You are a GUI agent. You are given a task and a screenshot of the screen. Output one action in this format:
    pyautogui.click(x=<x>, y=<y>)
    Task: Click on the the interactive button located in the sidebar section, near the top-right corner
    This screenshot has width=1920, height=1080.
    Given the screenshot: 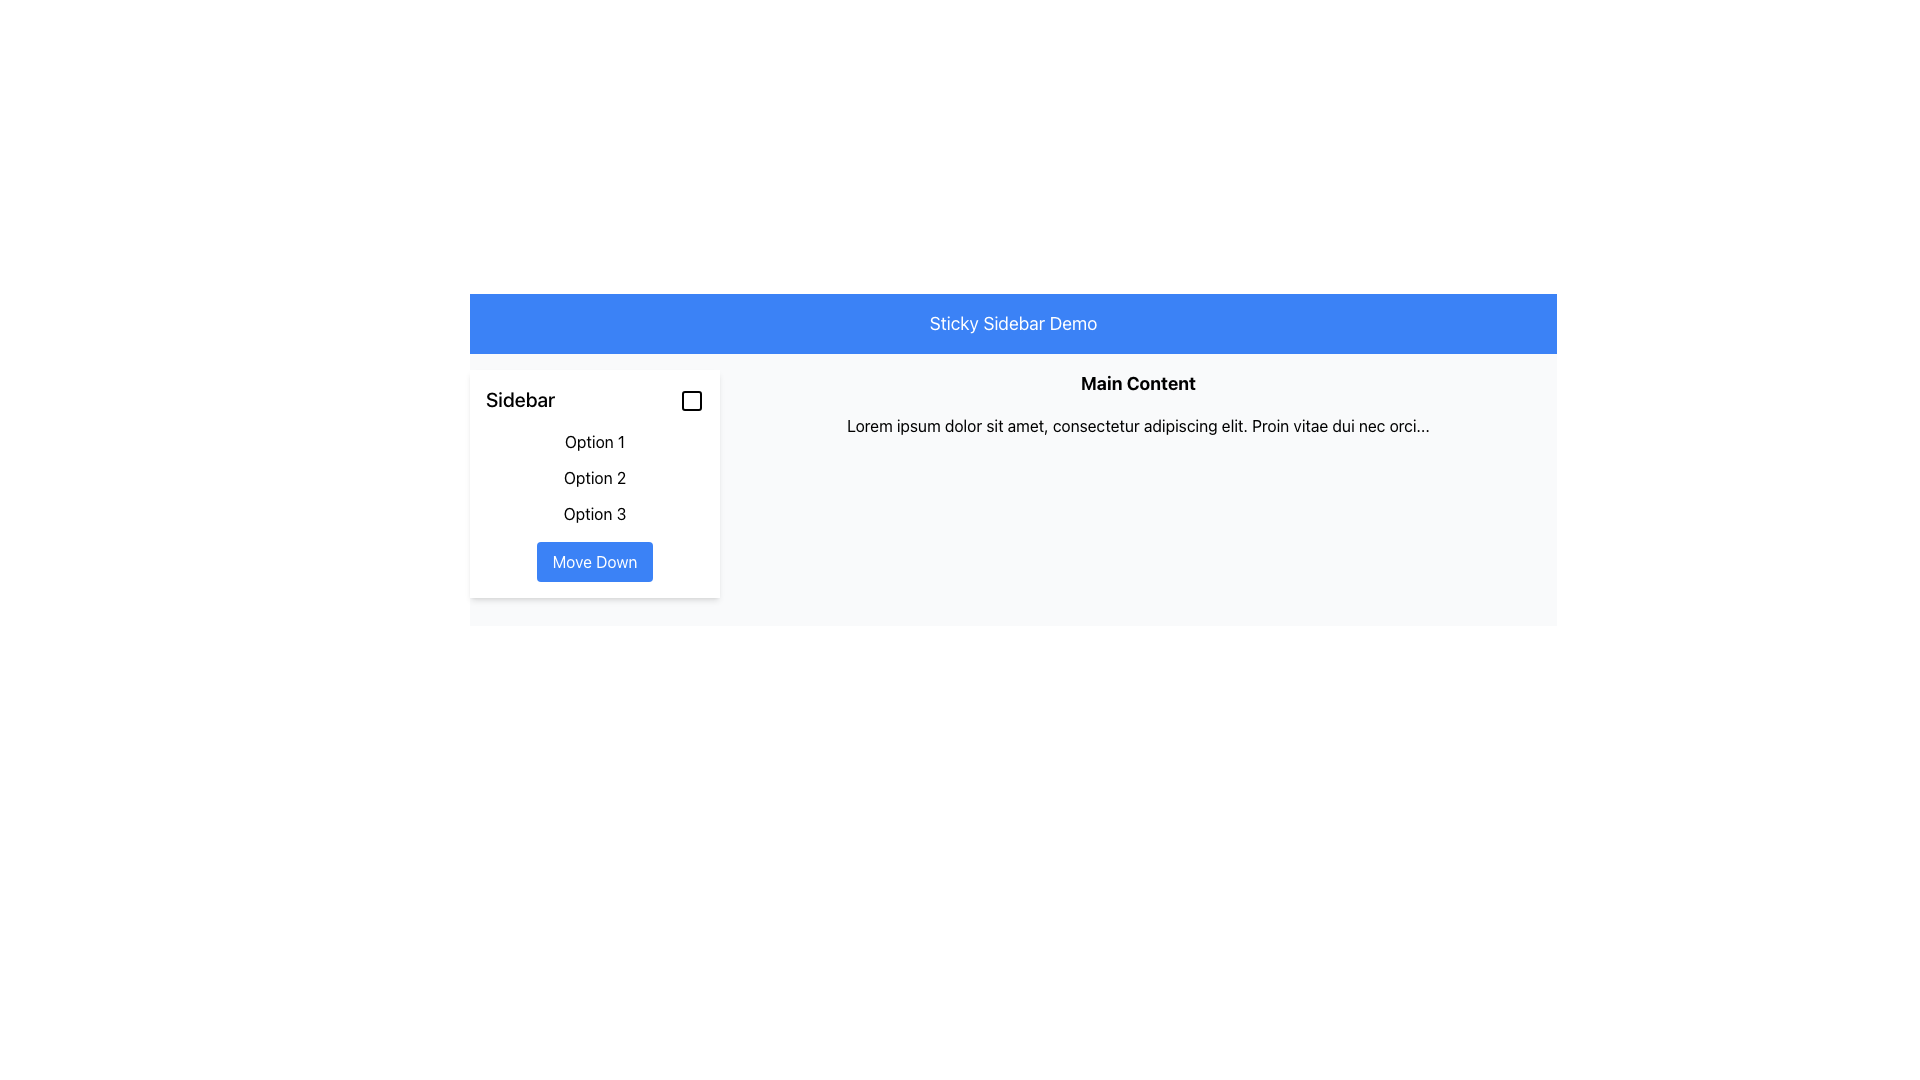 What is the action you would take?
    pyautogui.click(x=691, y=400)
    